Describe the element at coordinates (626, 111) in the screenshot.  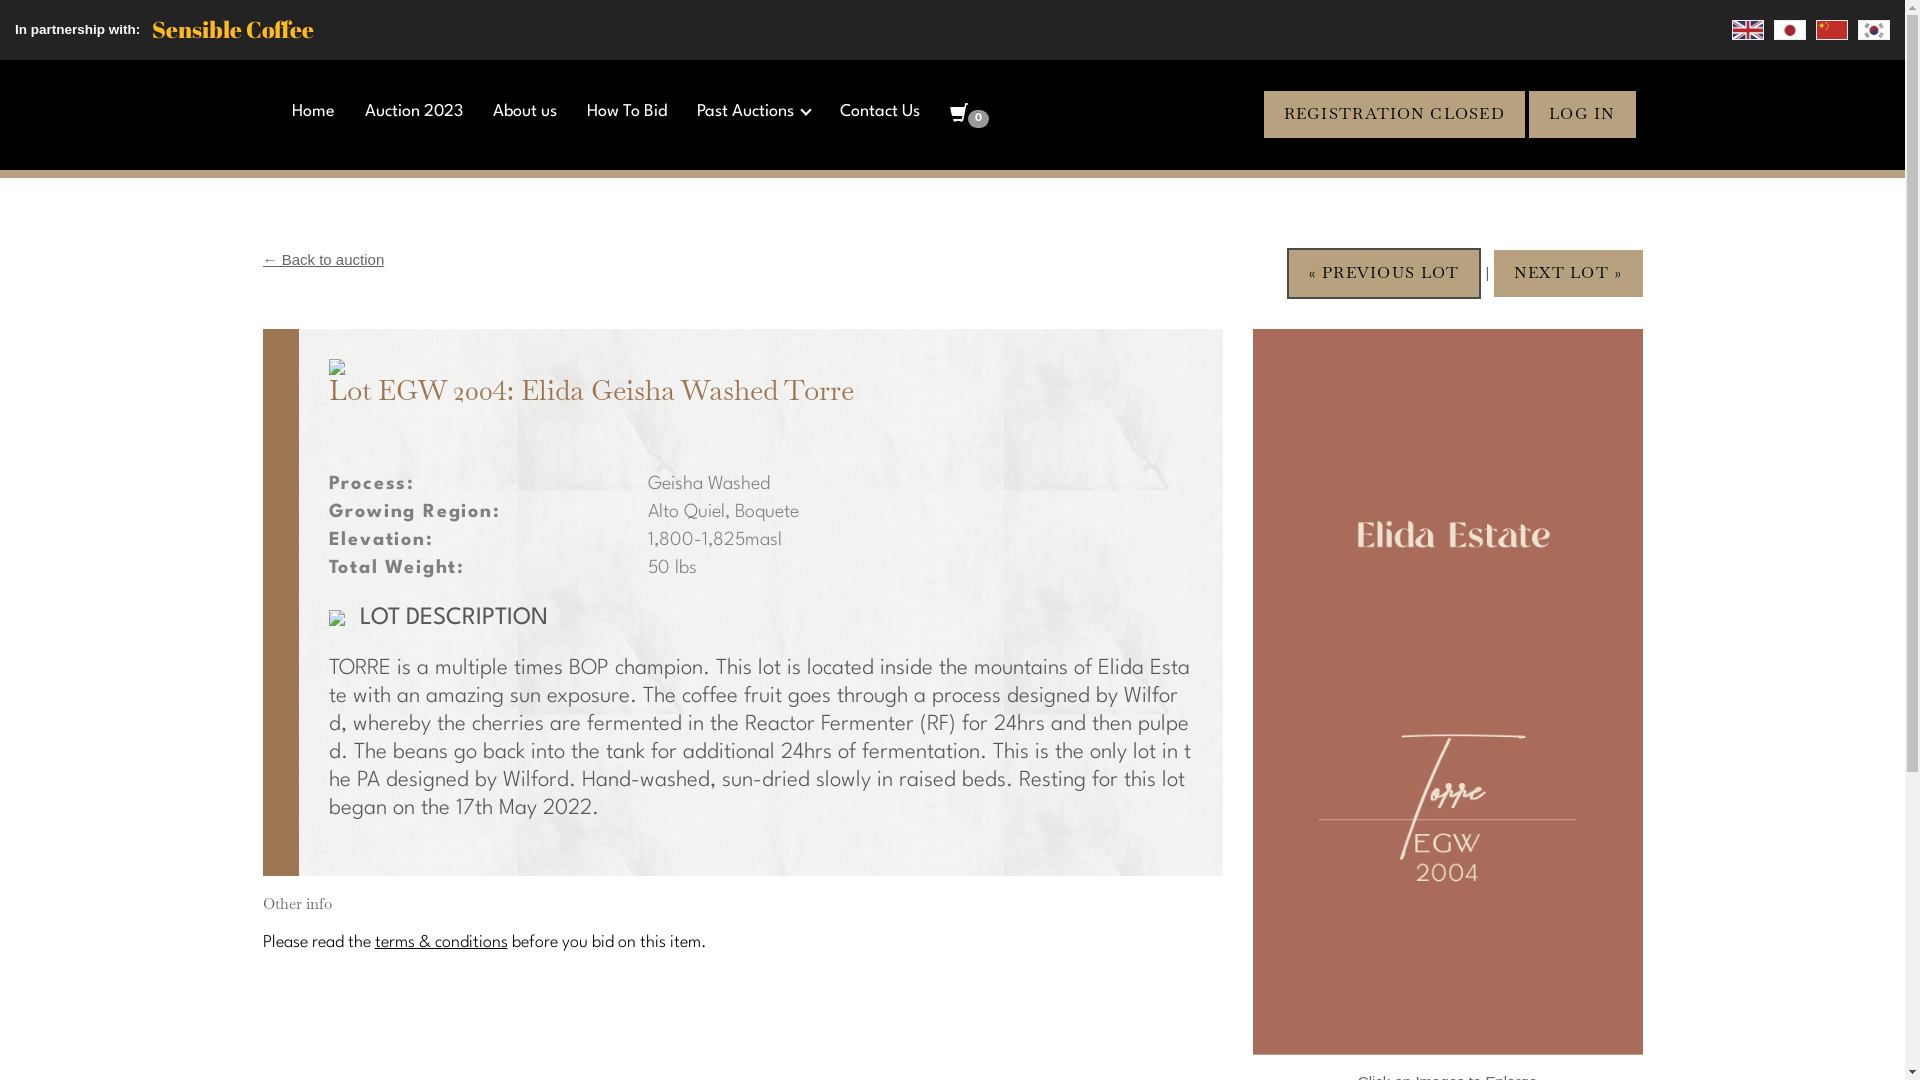
I see `'How To Bid'` at that location.